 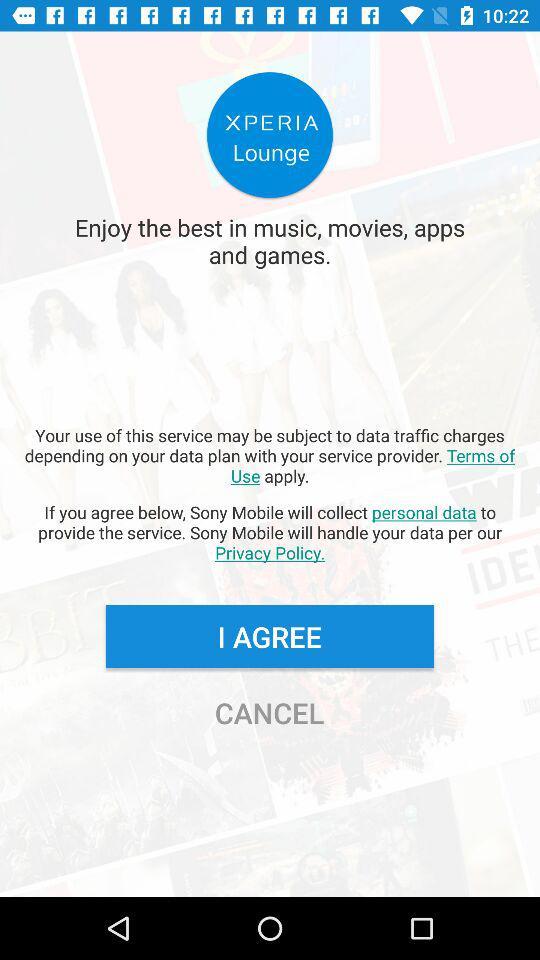 What do you see at coordinates (269, 635) in the screenshot?
I see `the i agree button` at bounding box center [269, 635].